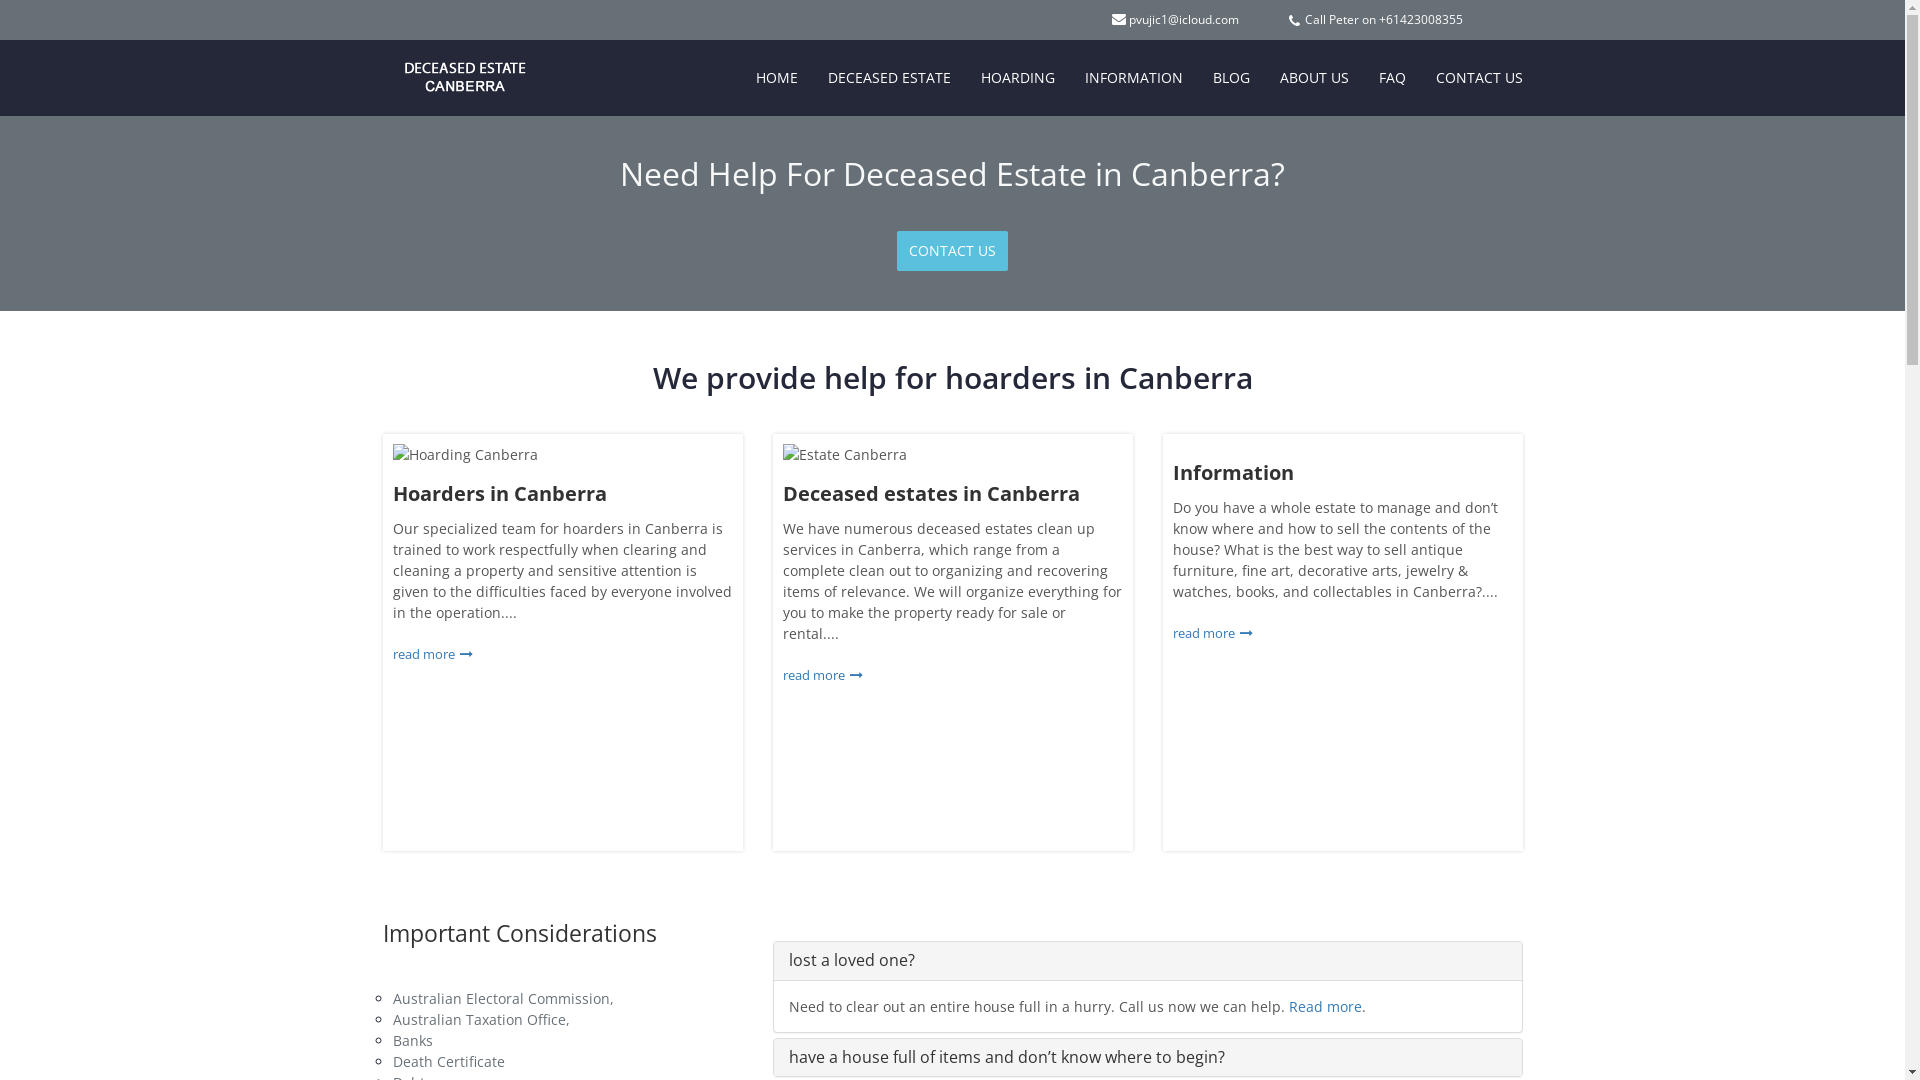 Image resolution: width=1920 pixels, height=1080 pixels. What do you see at coordinates (502, 998) in the screenshot?
I see `'Australian Electoral Commission,'` at bounding box center [502, 998].